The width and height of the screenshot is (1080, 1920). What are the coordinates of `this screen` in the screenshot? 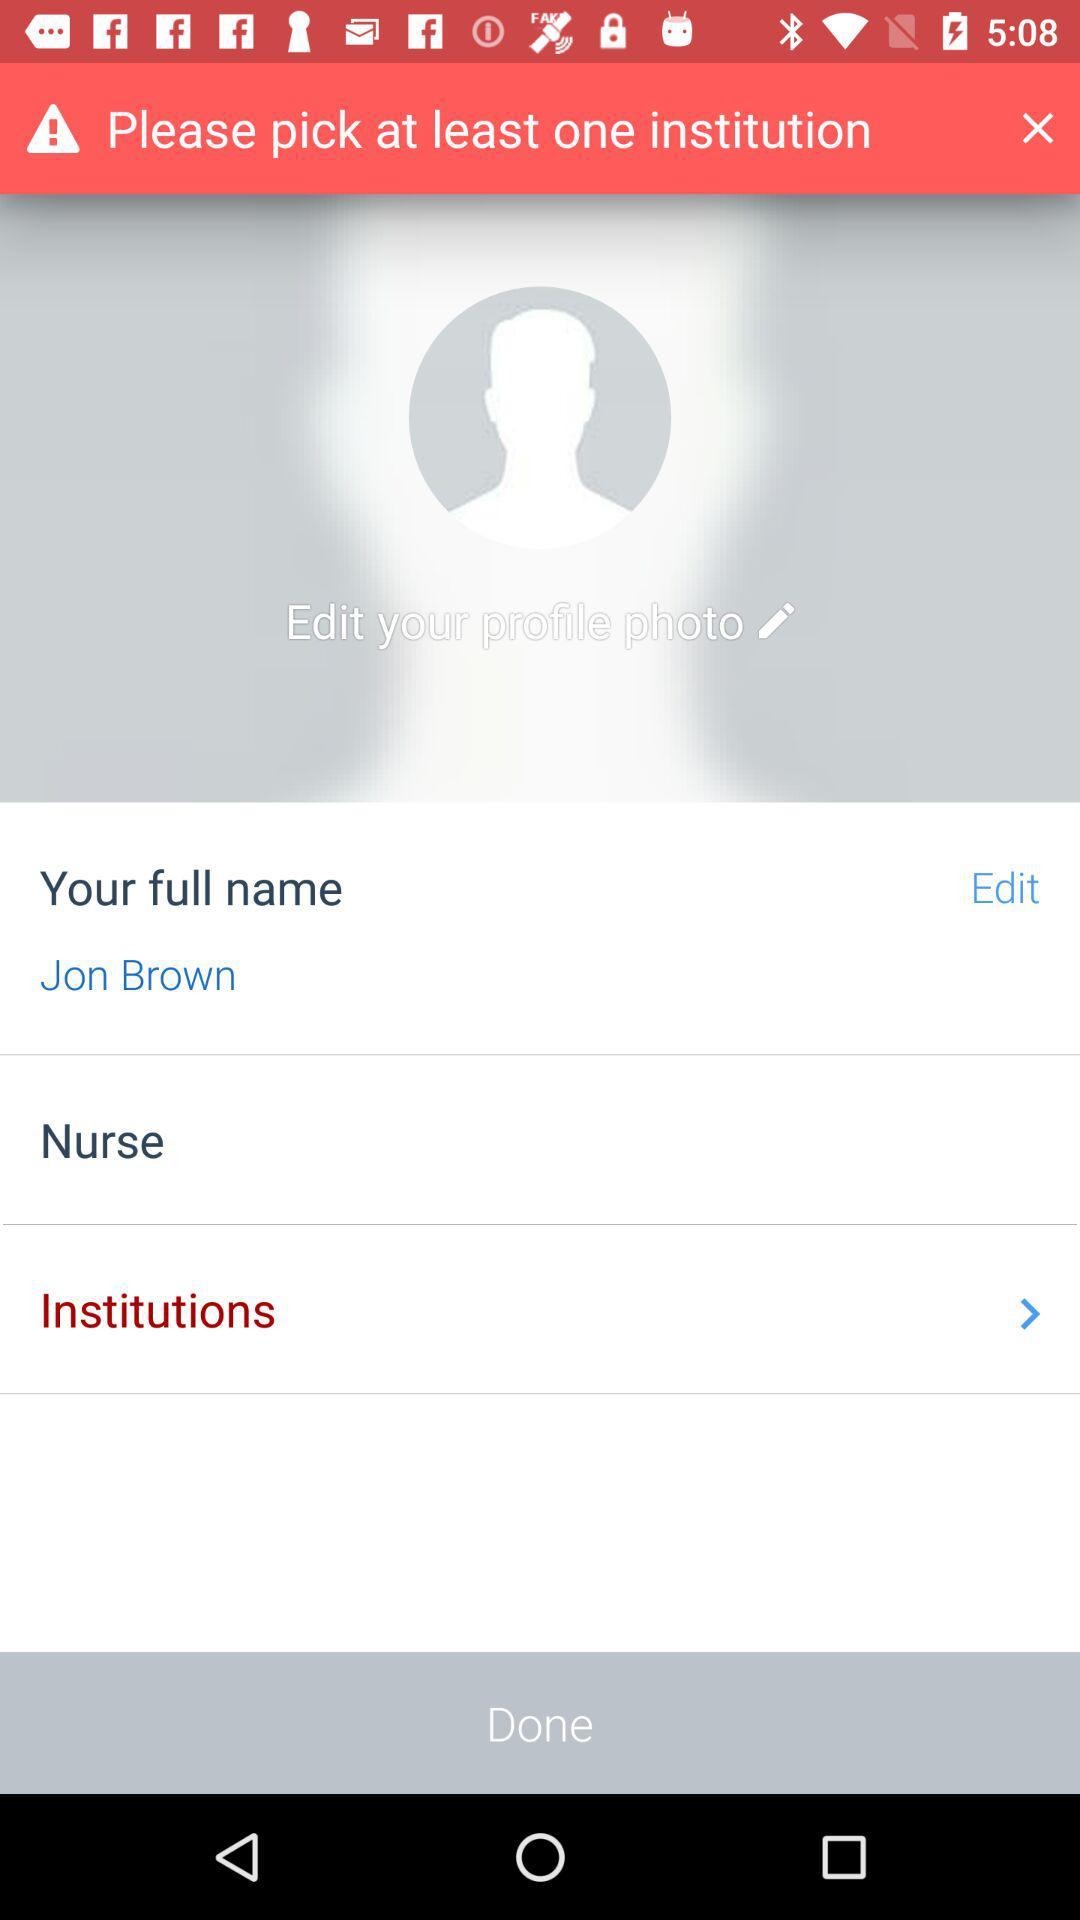 It's located at (1052, 127).